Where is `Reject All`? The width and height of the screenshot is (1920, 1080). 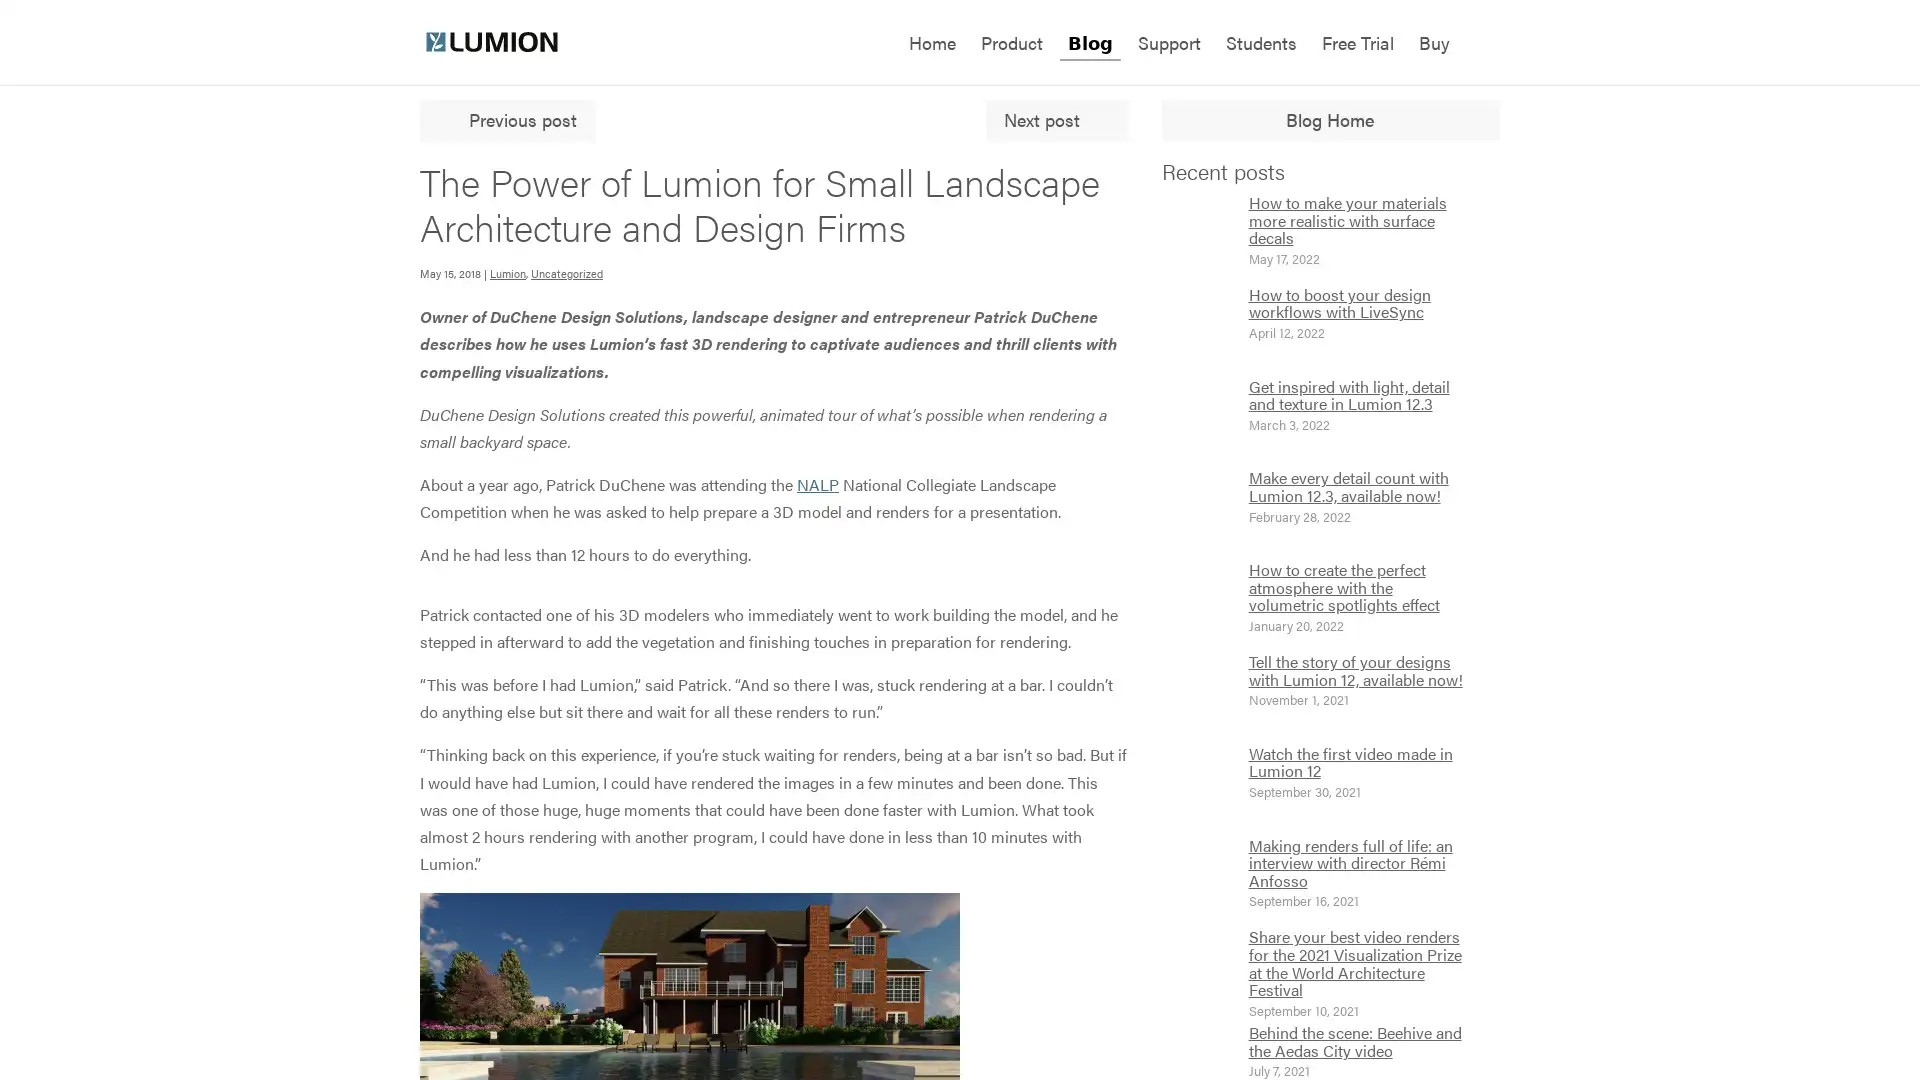 Reject All is located at coordinates (203, 948).